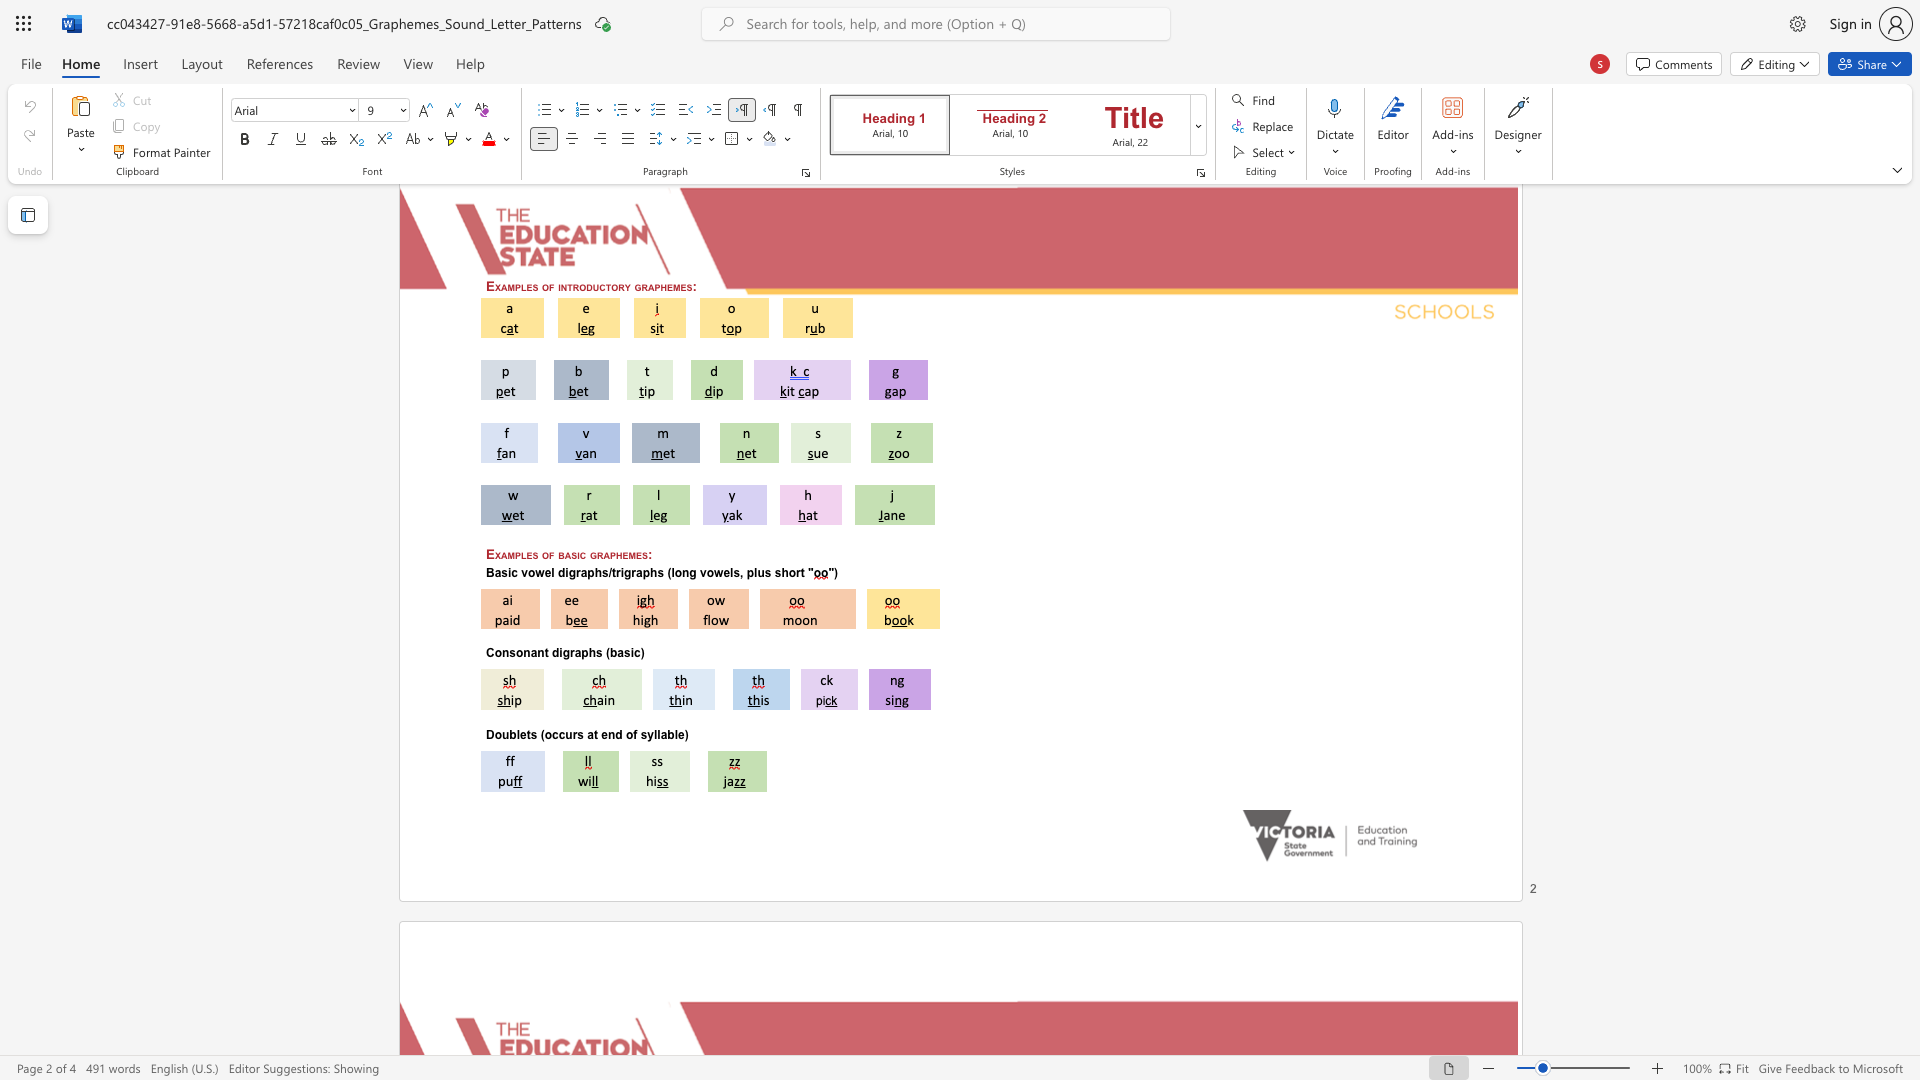 This screenshot has height=1080, width=1920. What do you see at coordinates (552, 653) in the screenshot?
I see `the subset text "digraphs (bas" within the text "Consonant digraphs (basic)"` at bounding box center [552, 653].